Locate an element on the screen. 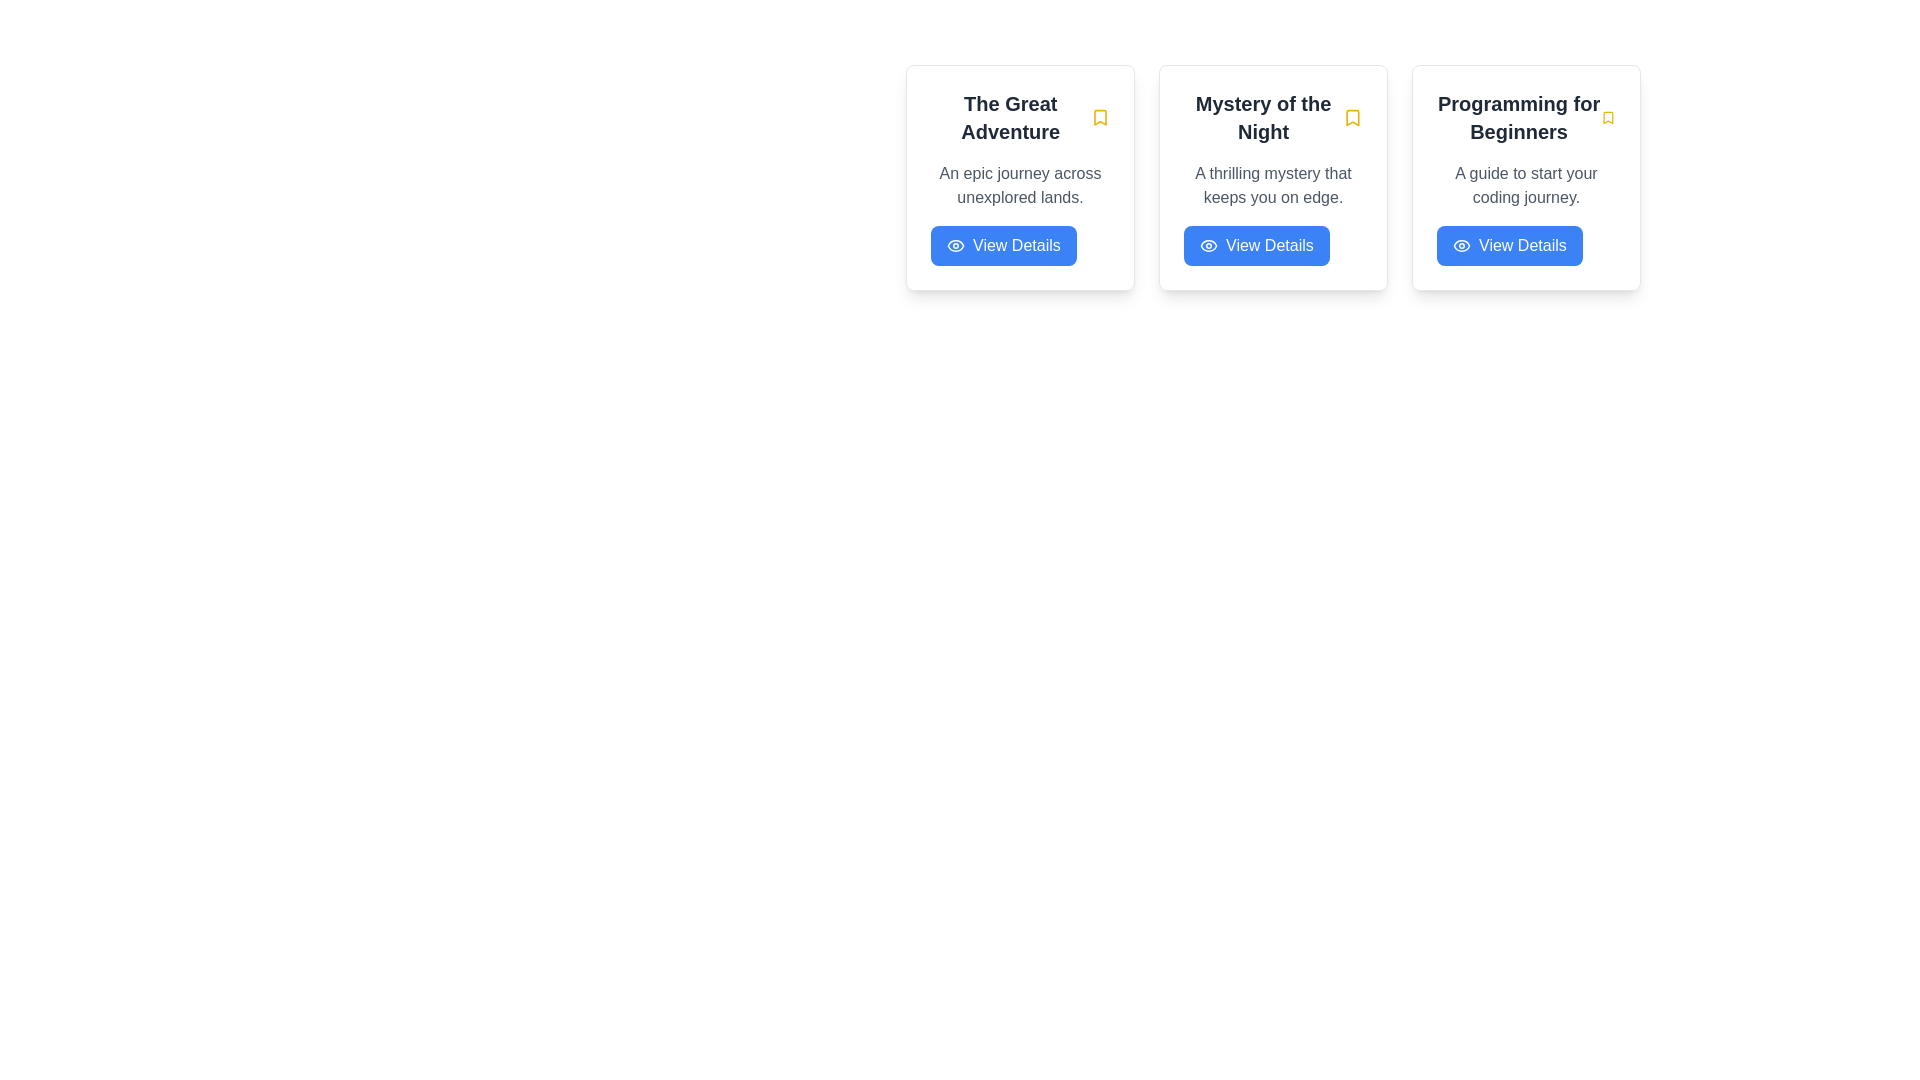 The height and width of the screenshot is (1080, 1920). the static text element that provides a descriptive overview of 'Mystery of the Night', located in the middle of the three cards, below the title and above the 'View Details' button is located at coordinates (1272, 185).